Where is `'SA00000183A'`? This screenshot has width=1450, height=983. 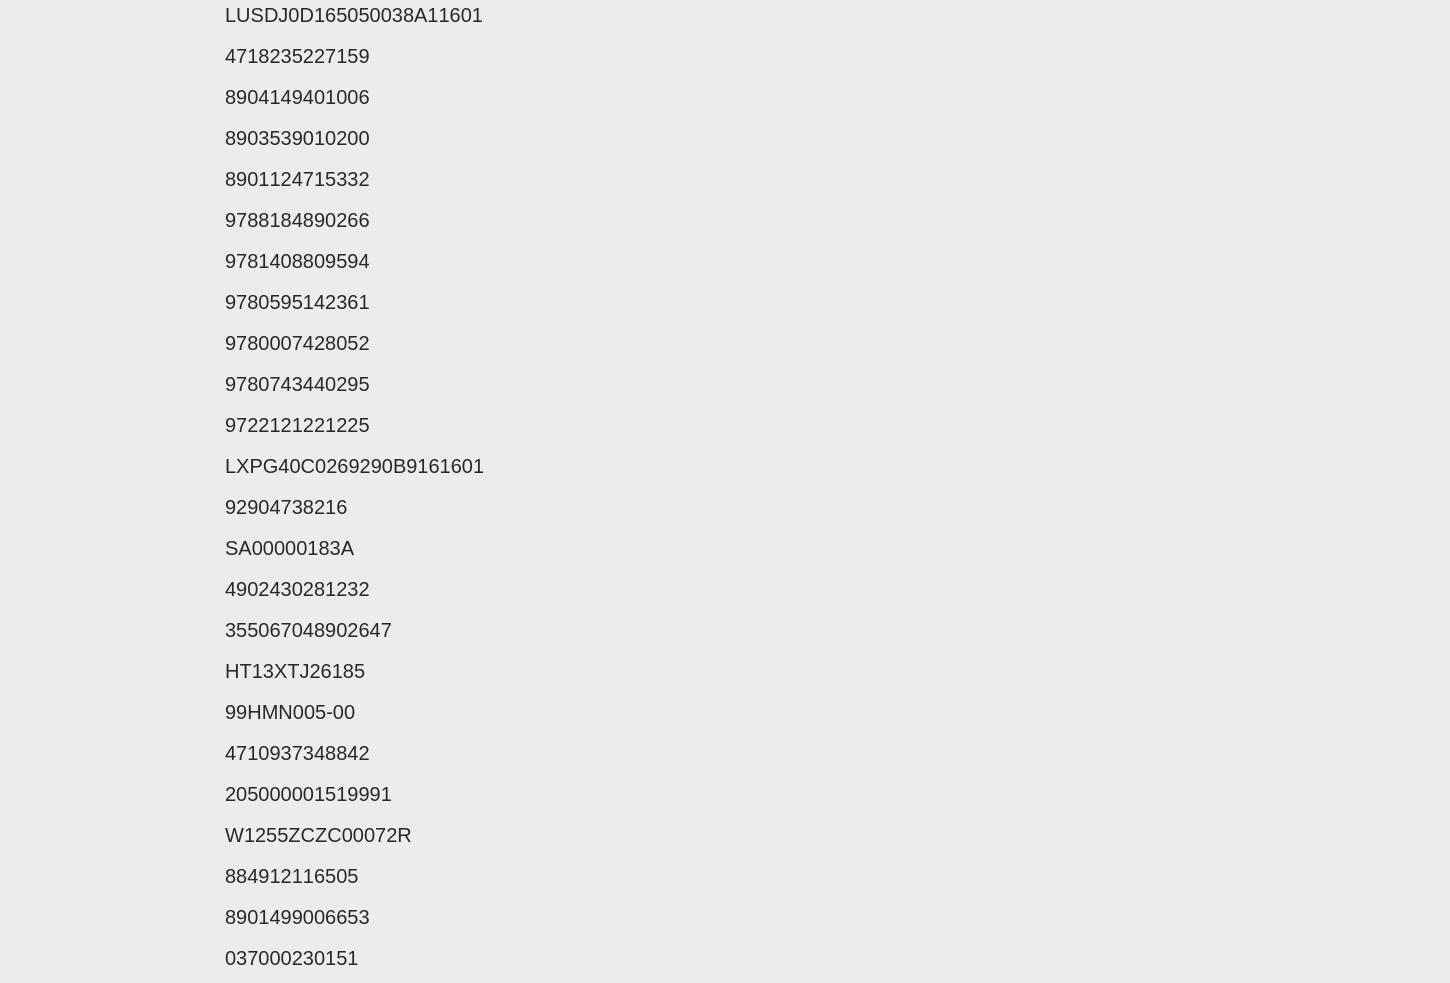 'SA00000183A' is located at coordinates (289, 548).